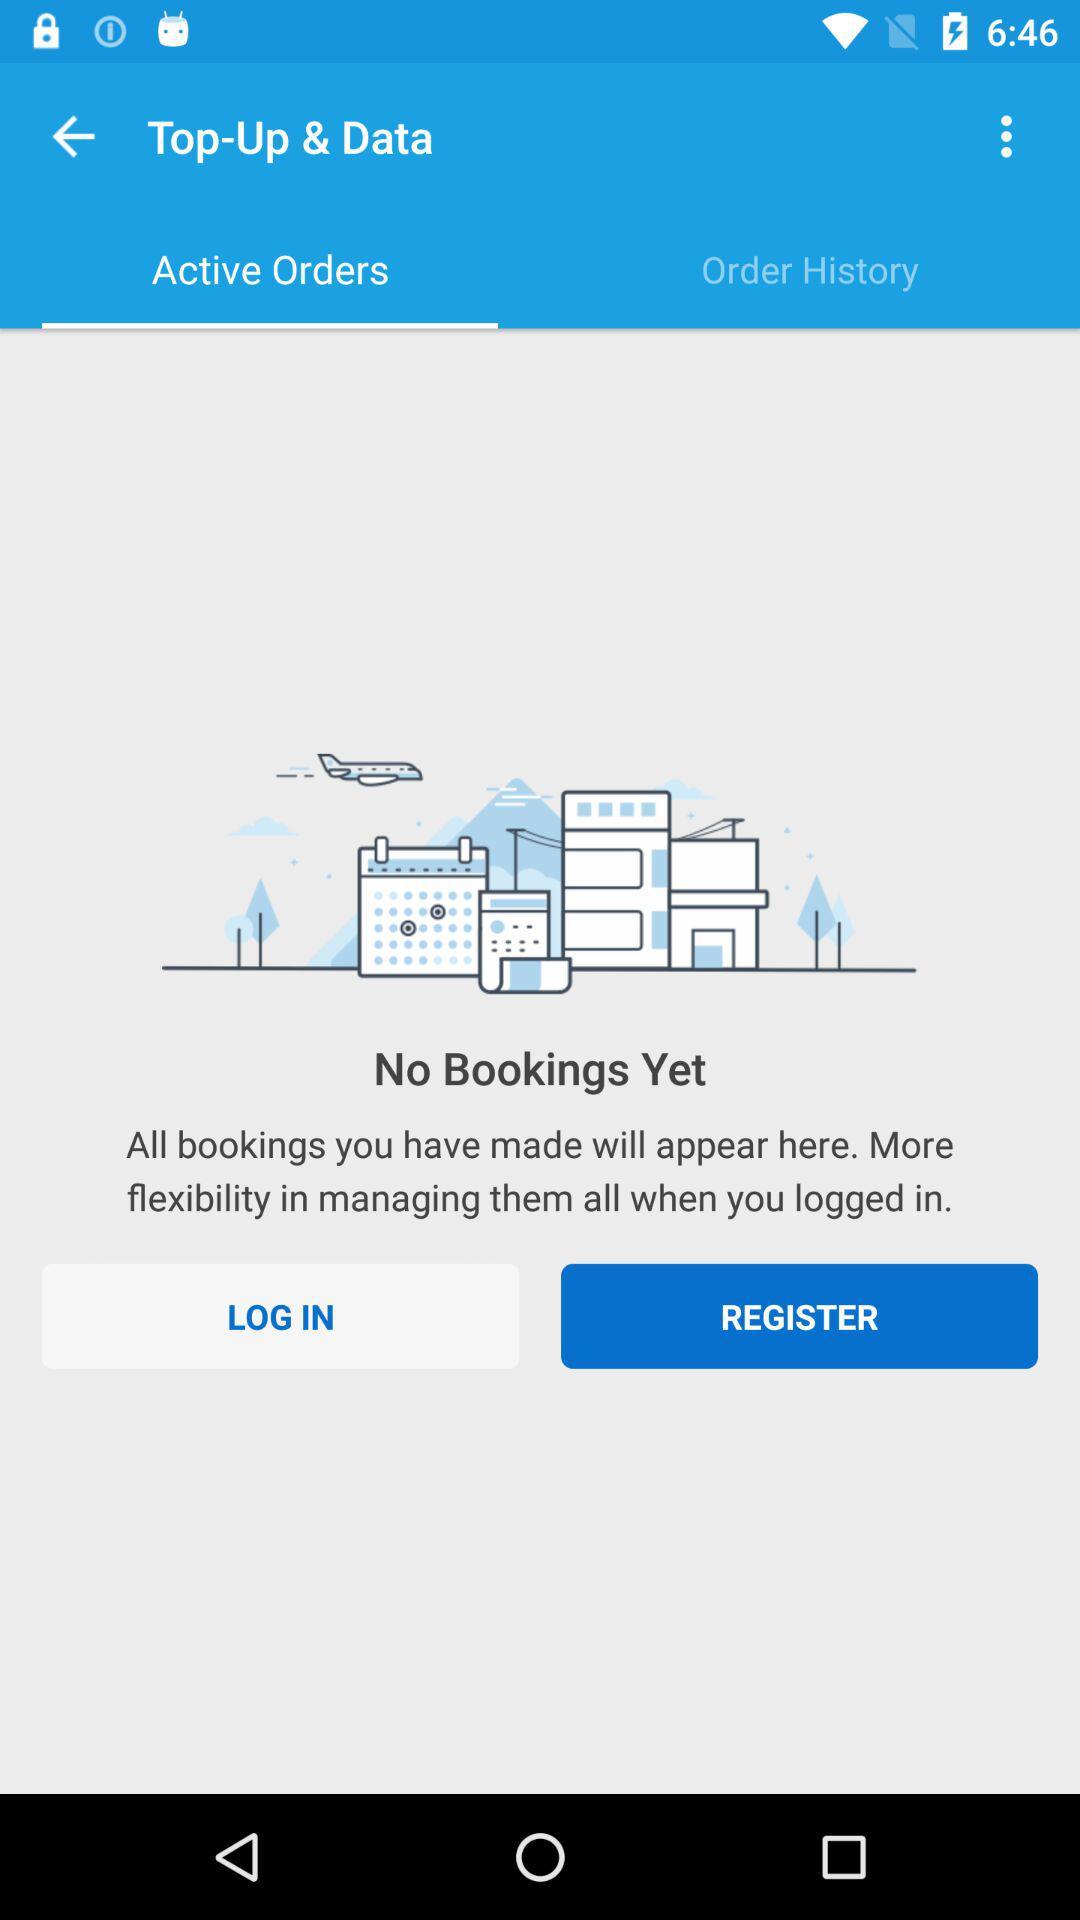  Describe the element at coordinates (798, 1316) in the screenshot. I see `the icon to the right of the log in item` at that location.